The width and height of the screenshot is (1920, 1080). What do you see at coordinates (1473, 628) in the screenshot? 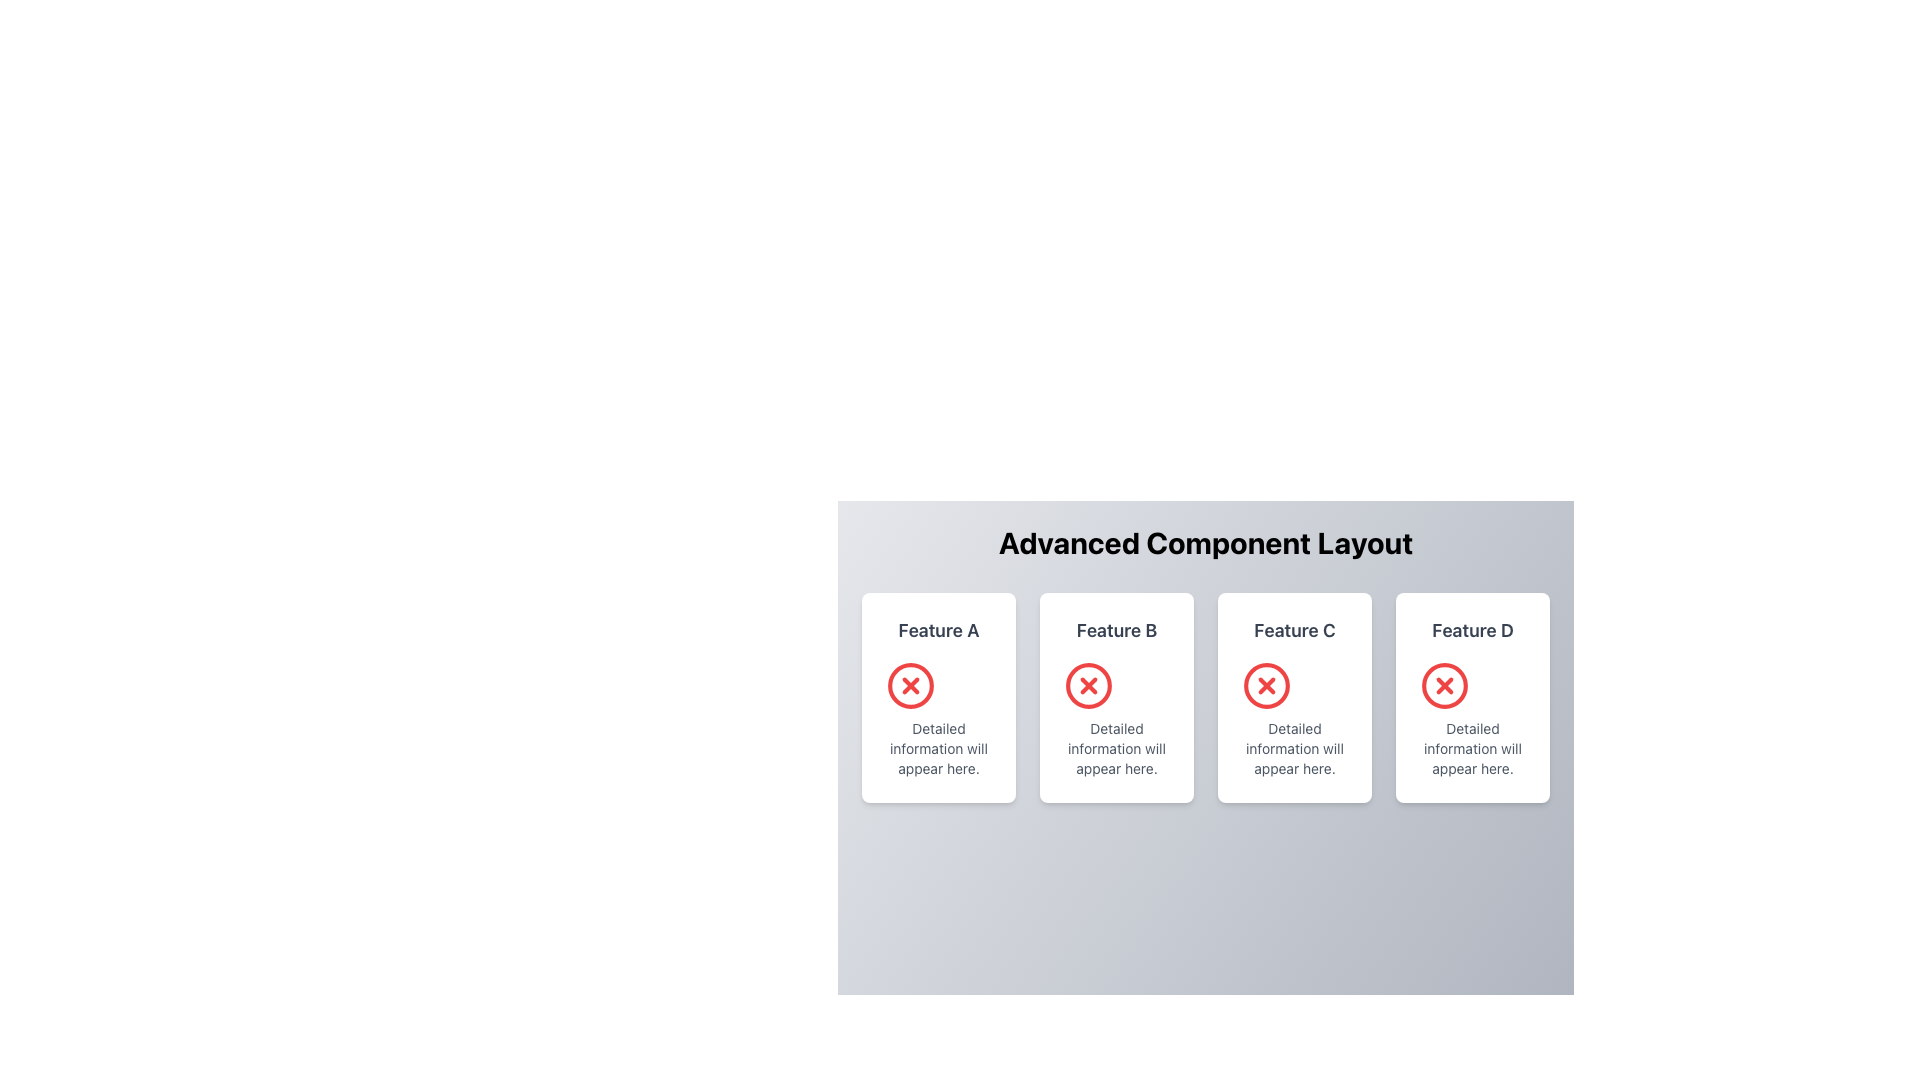
I see `text content of the Text Label displaying 'Feature D', located at the top-center of the fourth card from the left` at bounding box center [1473, 628].